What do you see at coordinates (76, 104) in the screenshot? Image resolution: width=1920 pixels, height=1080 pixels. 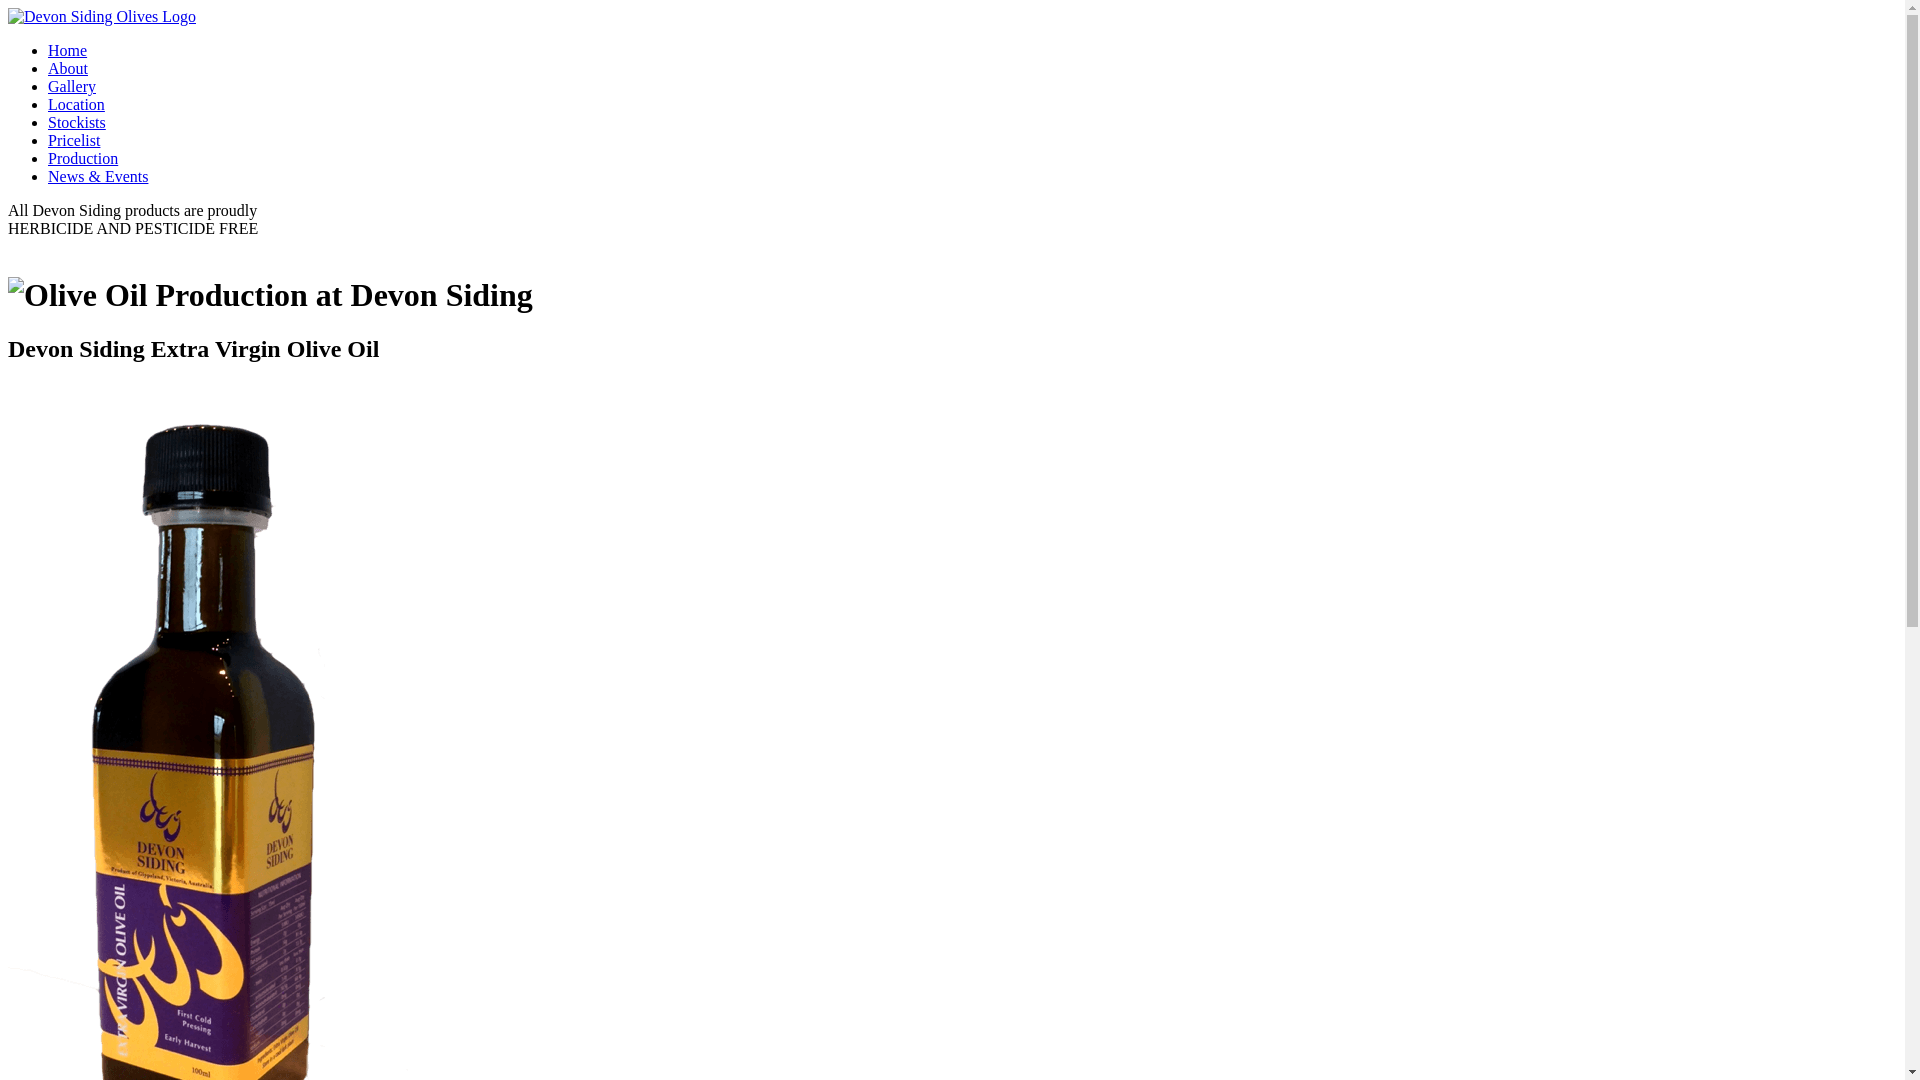 I see `'Location'` at bounding box center [76, 104].